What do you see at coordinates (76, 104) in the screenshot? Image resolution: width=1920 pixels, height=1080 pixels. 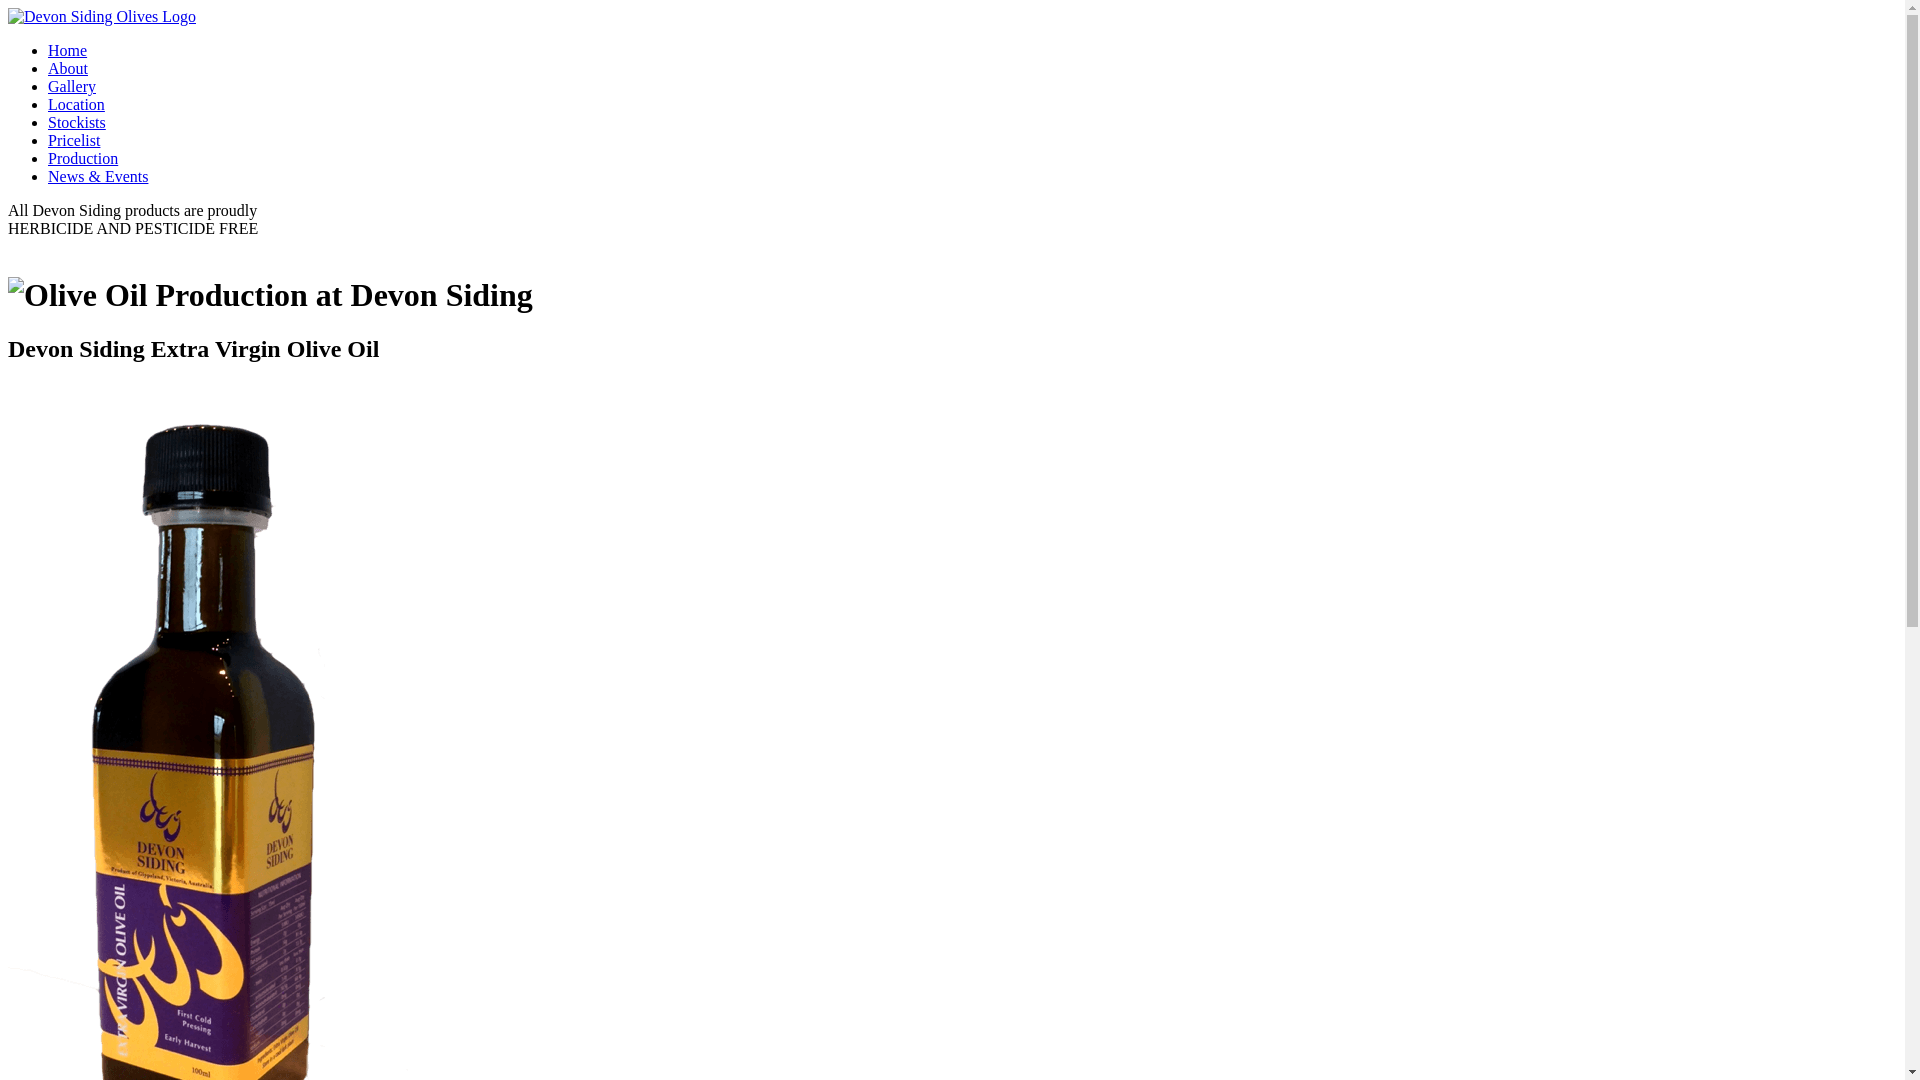 I see `'Location'` at bounding box center [76, 104].